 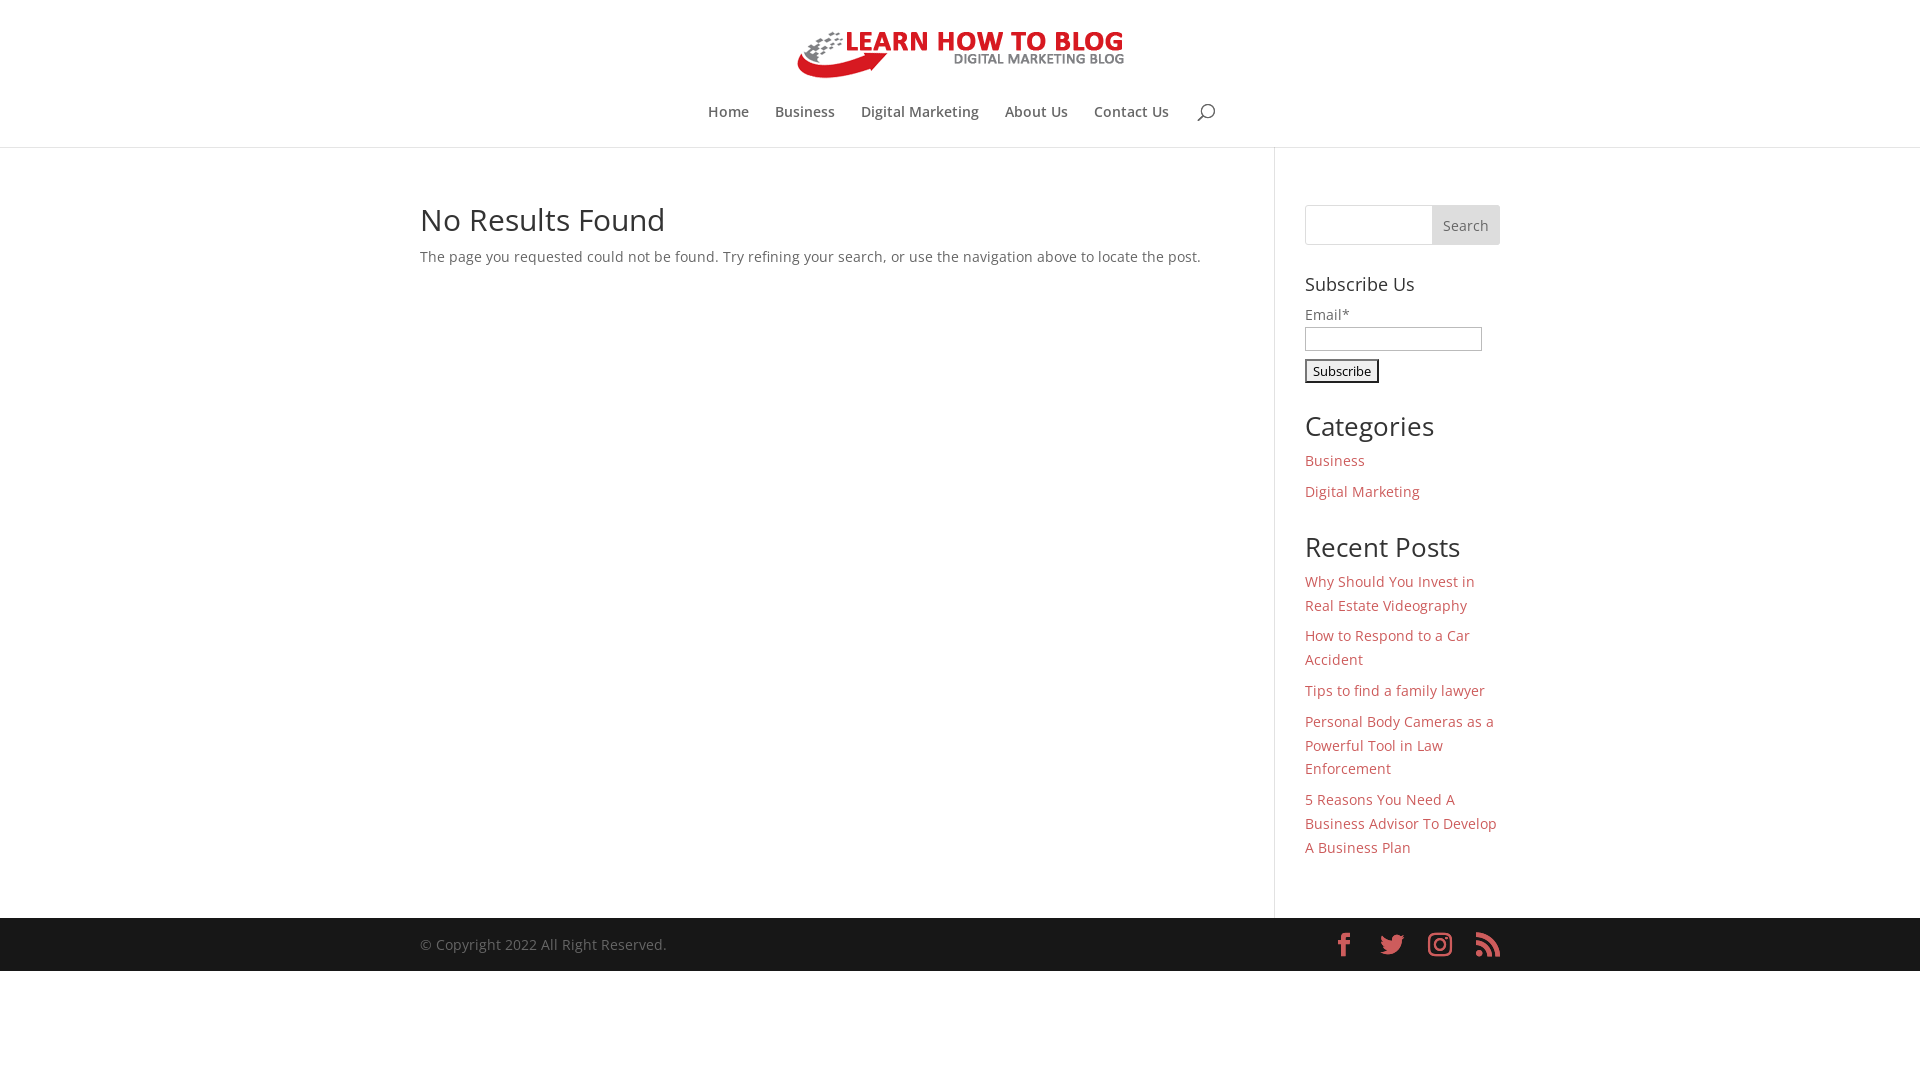 I want to click on 'Personal Body Cameras as a Powerful Tool in Law Enforcement', so click(x=1305, y=745).